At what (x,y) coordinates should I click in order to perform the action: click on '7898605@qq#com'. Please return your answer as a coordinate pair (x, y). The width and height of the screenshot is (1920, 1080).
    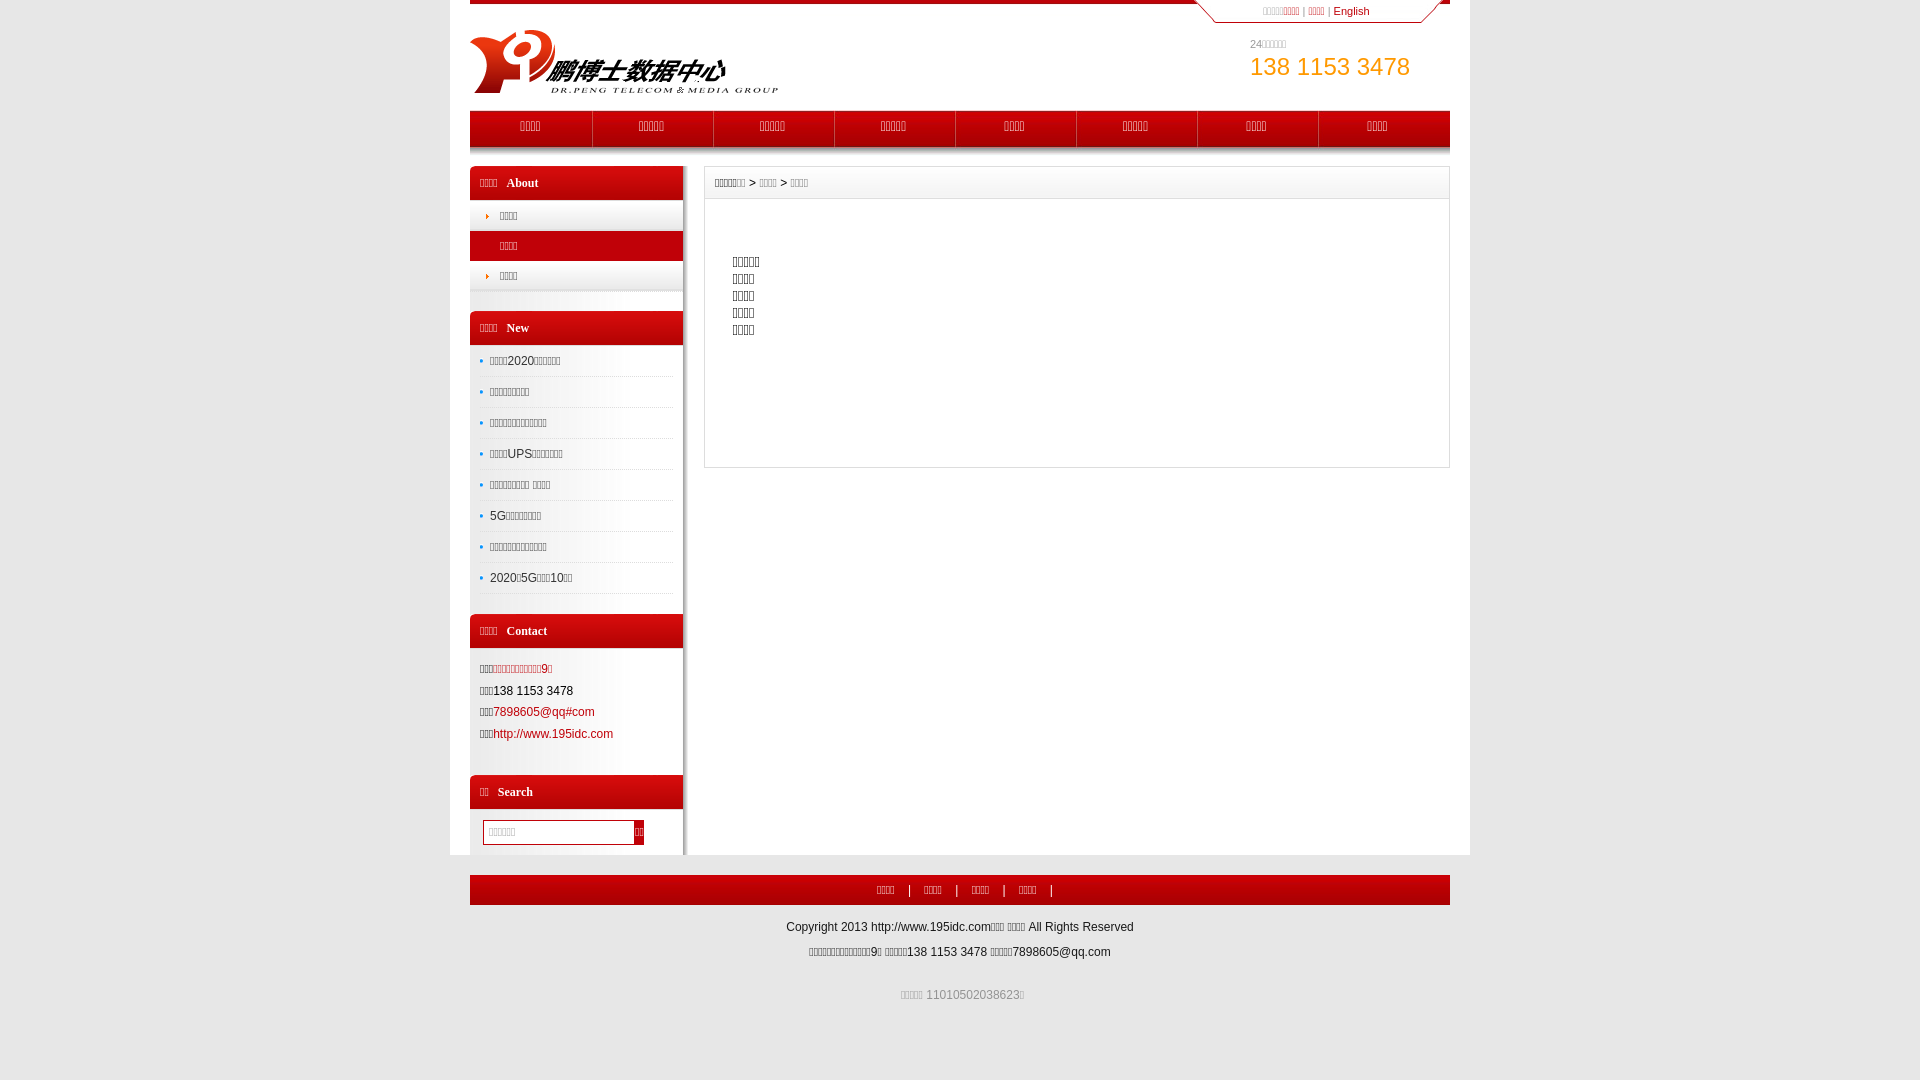
    Looking at the image, I should click on (493, 711).